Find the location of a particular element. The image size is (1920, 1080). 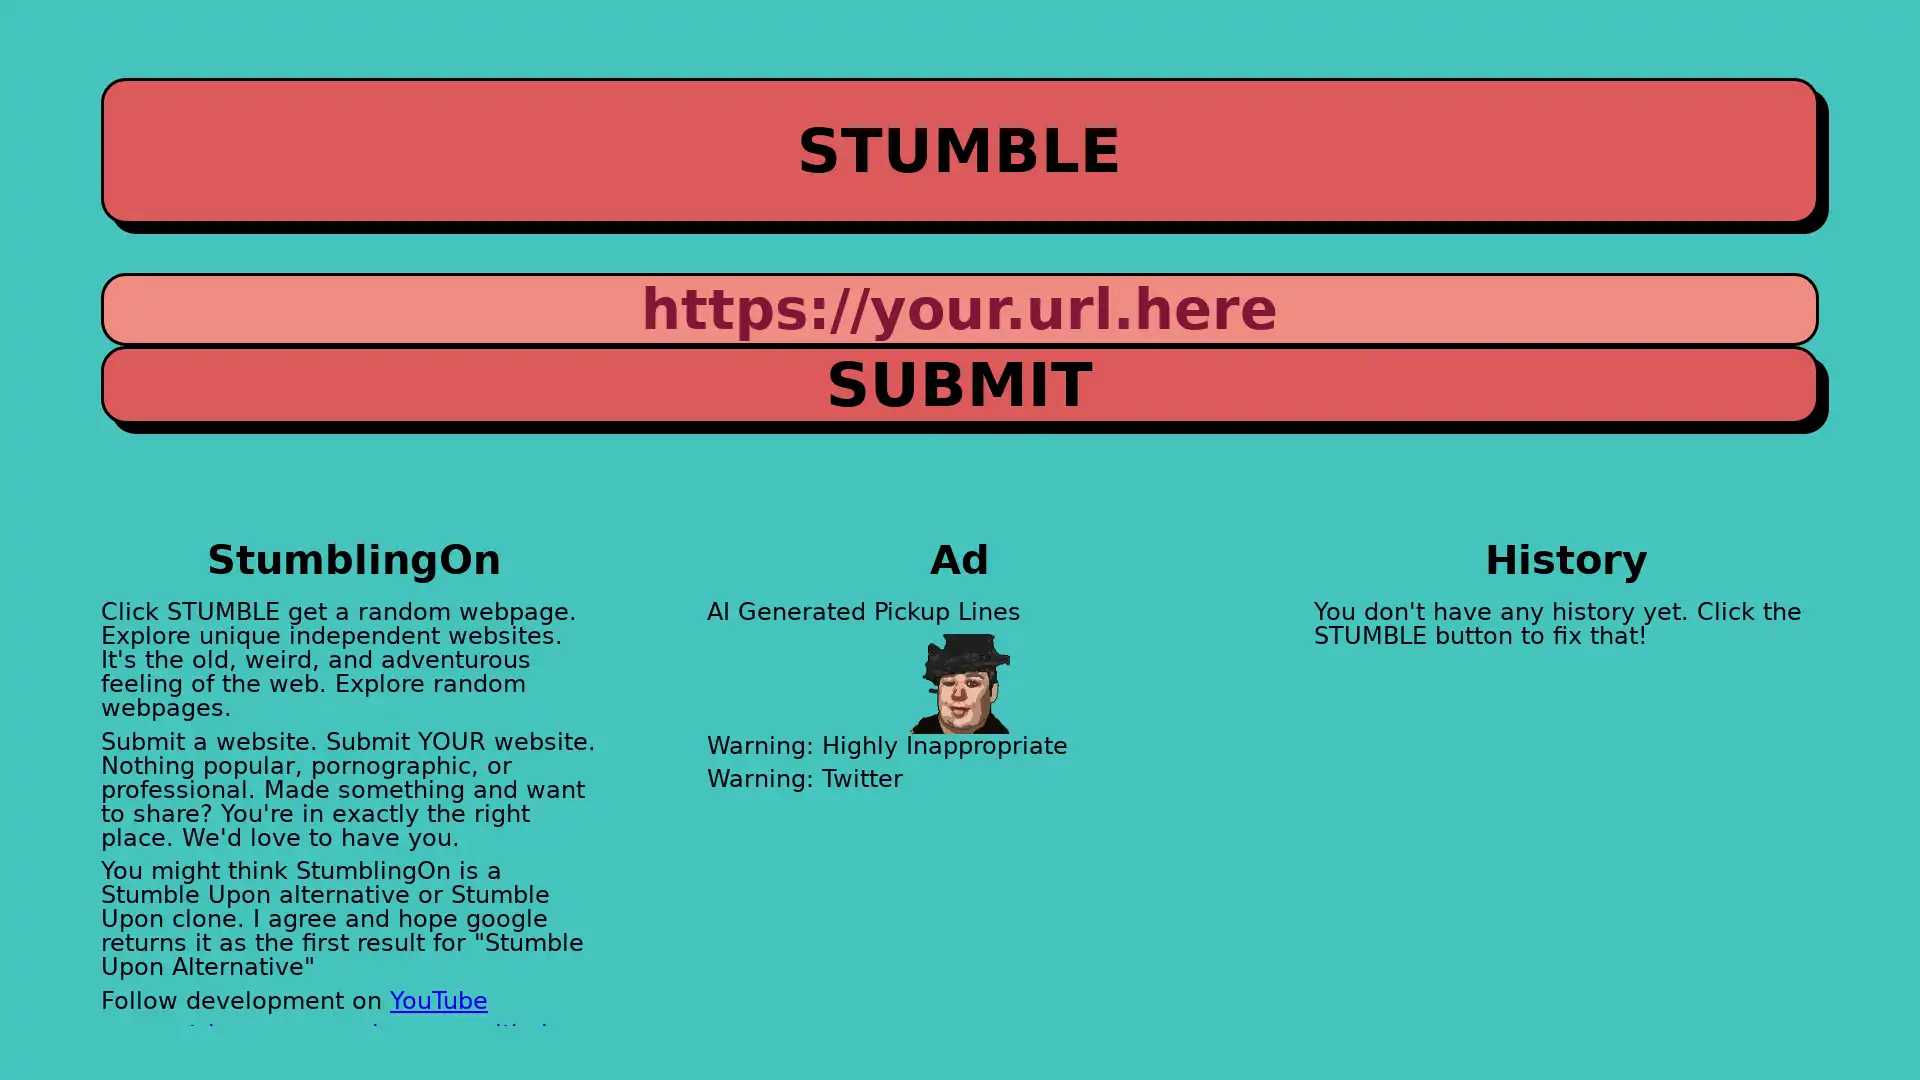

STUMBLE is located at coordinates (958, 149).